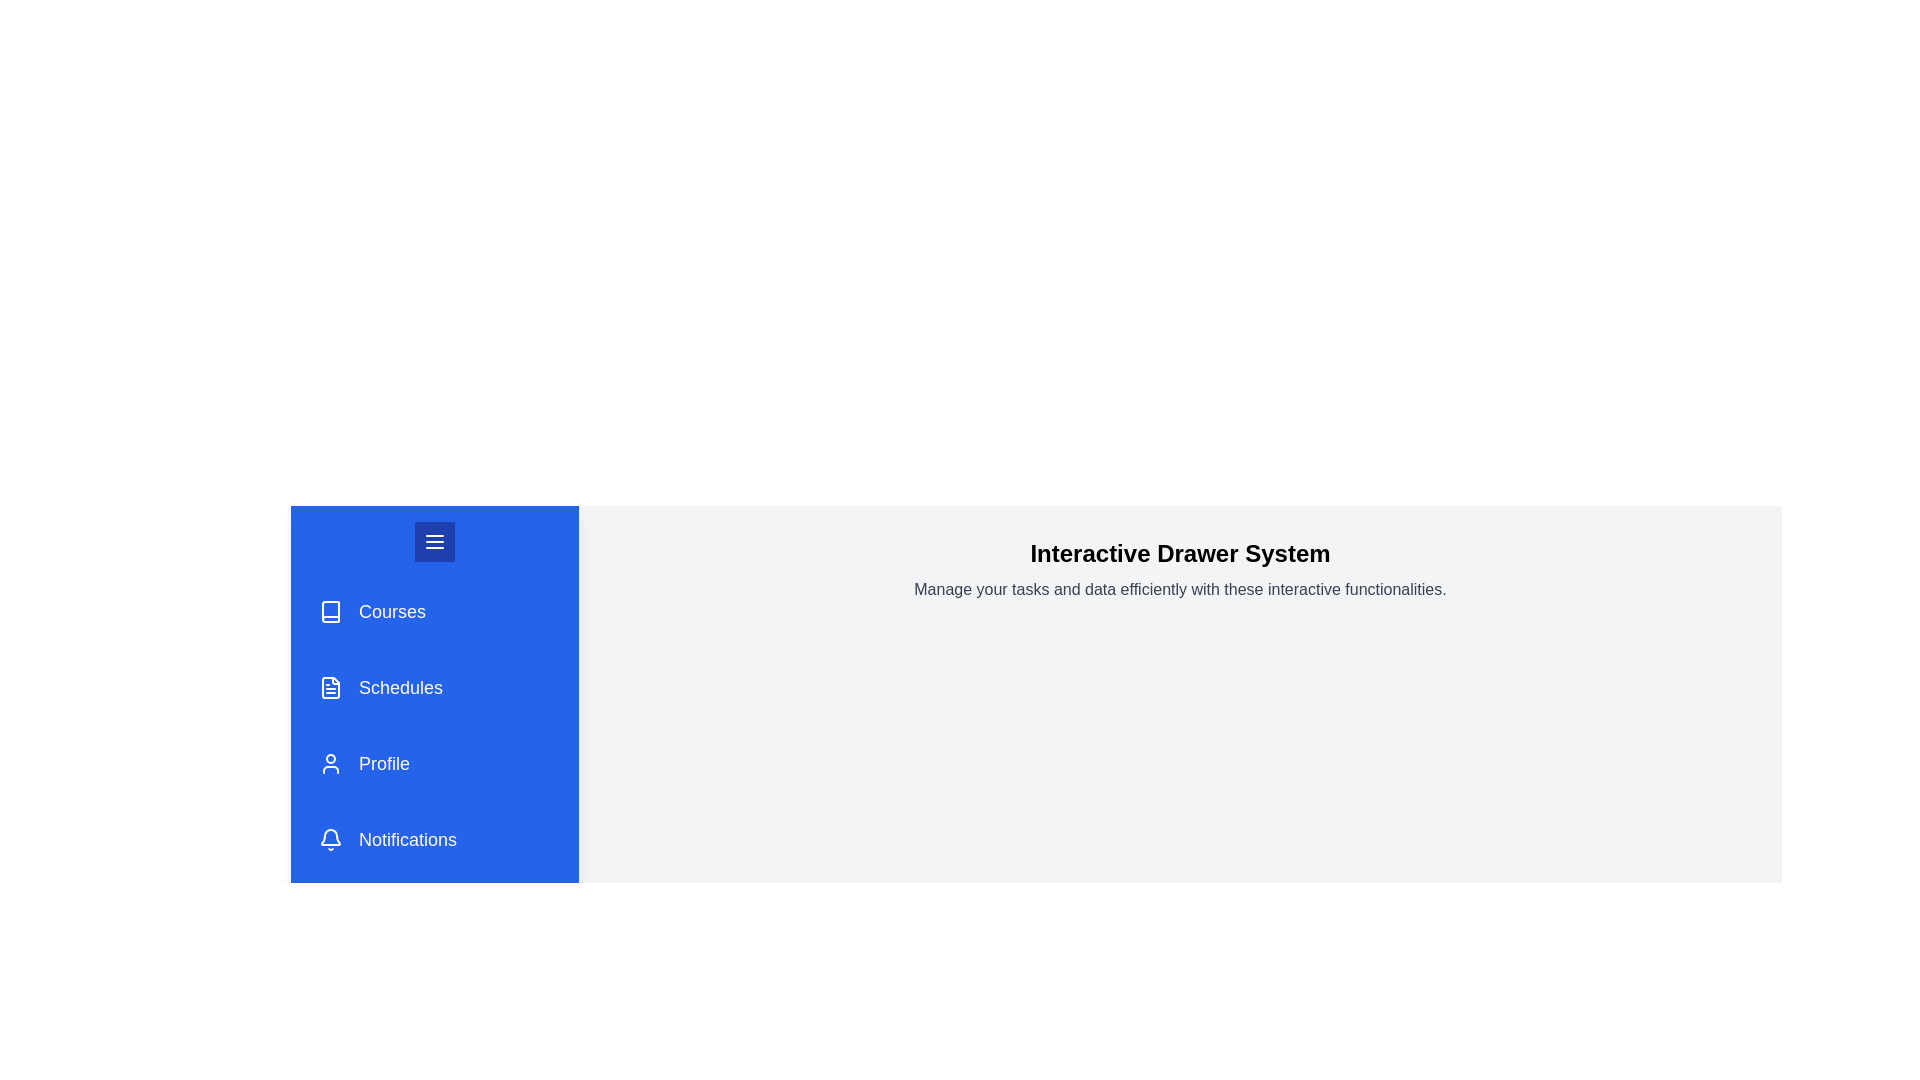 This screenshot has width=1920, height=1080. What do you see at coordinates (434, 763) in the screenshot?
I see `the 'Profile' menu item in the drawer` at bounding box center [434, 763].